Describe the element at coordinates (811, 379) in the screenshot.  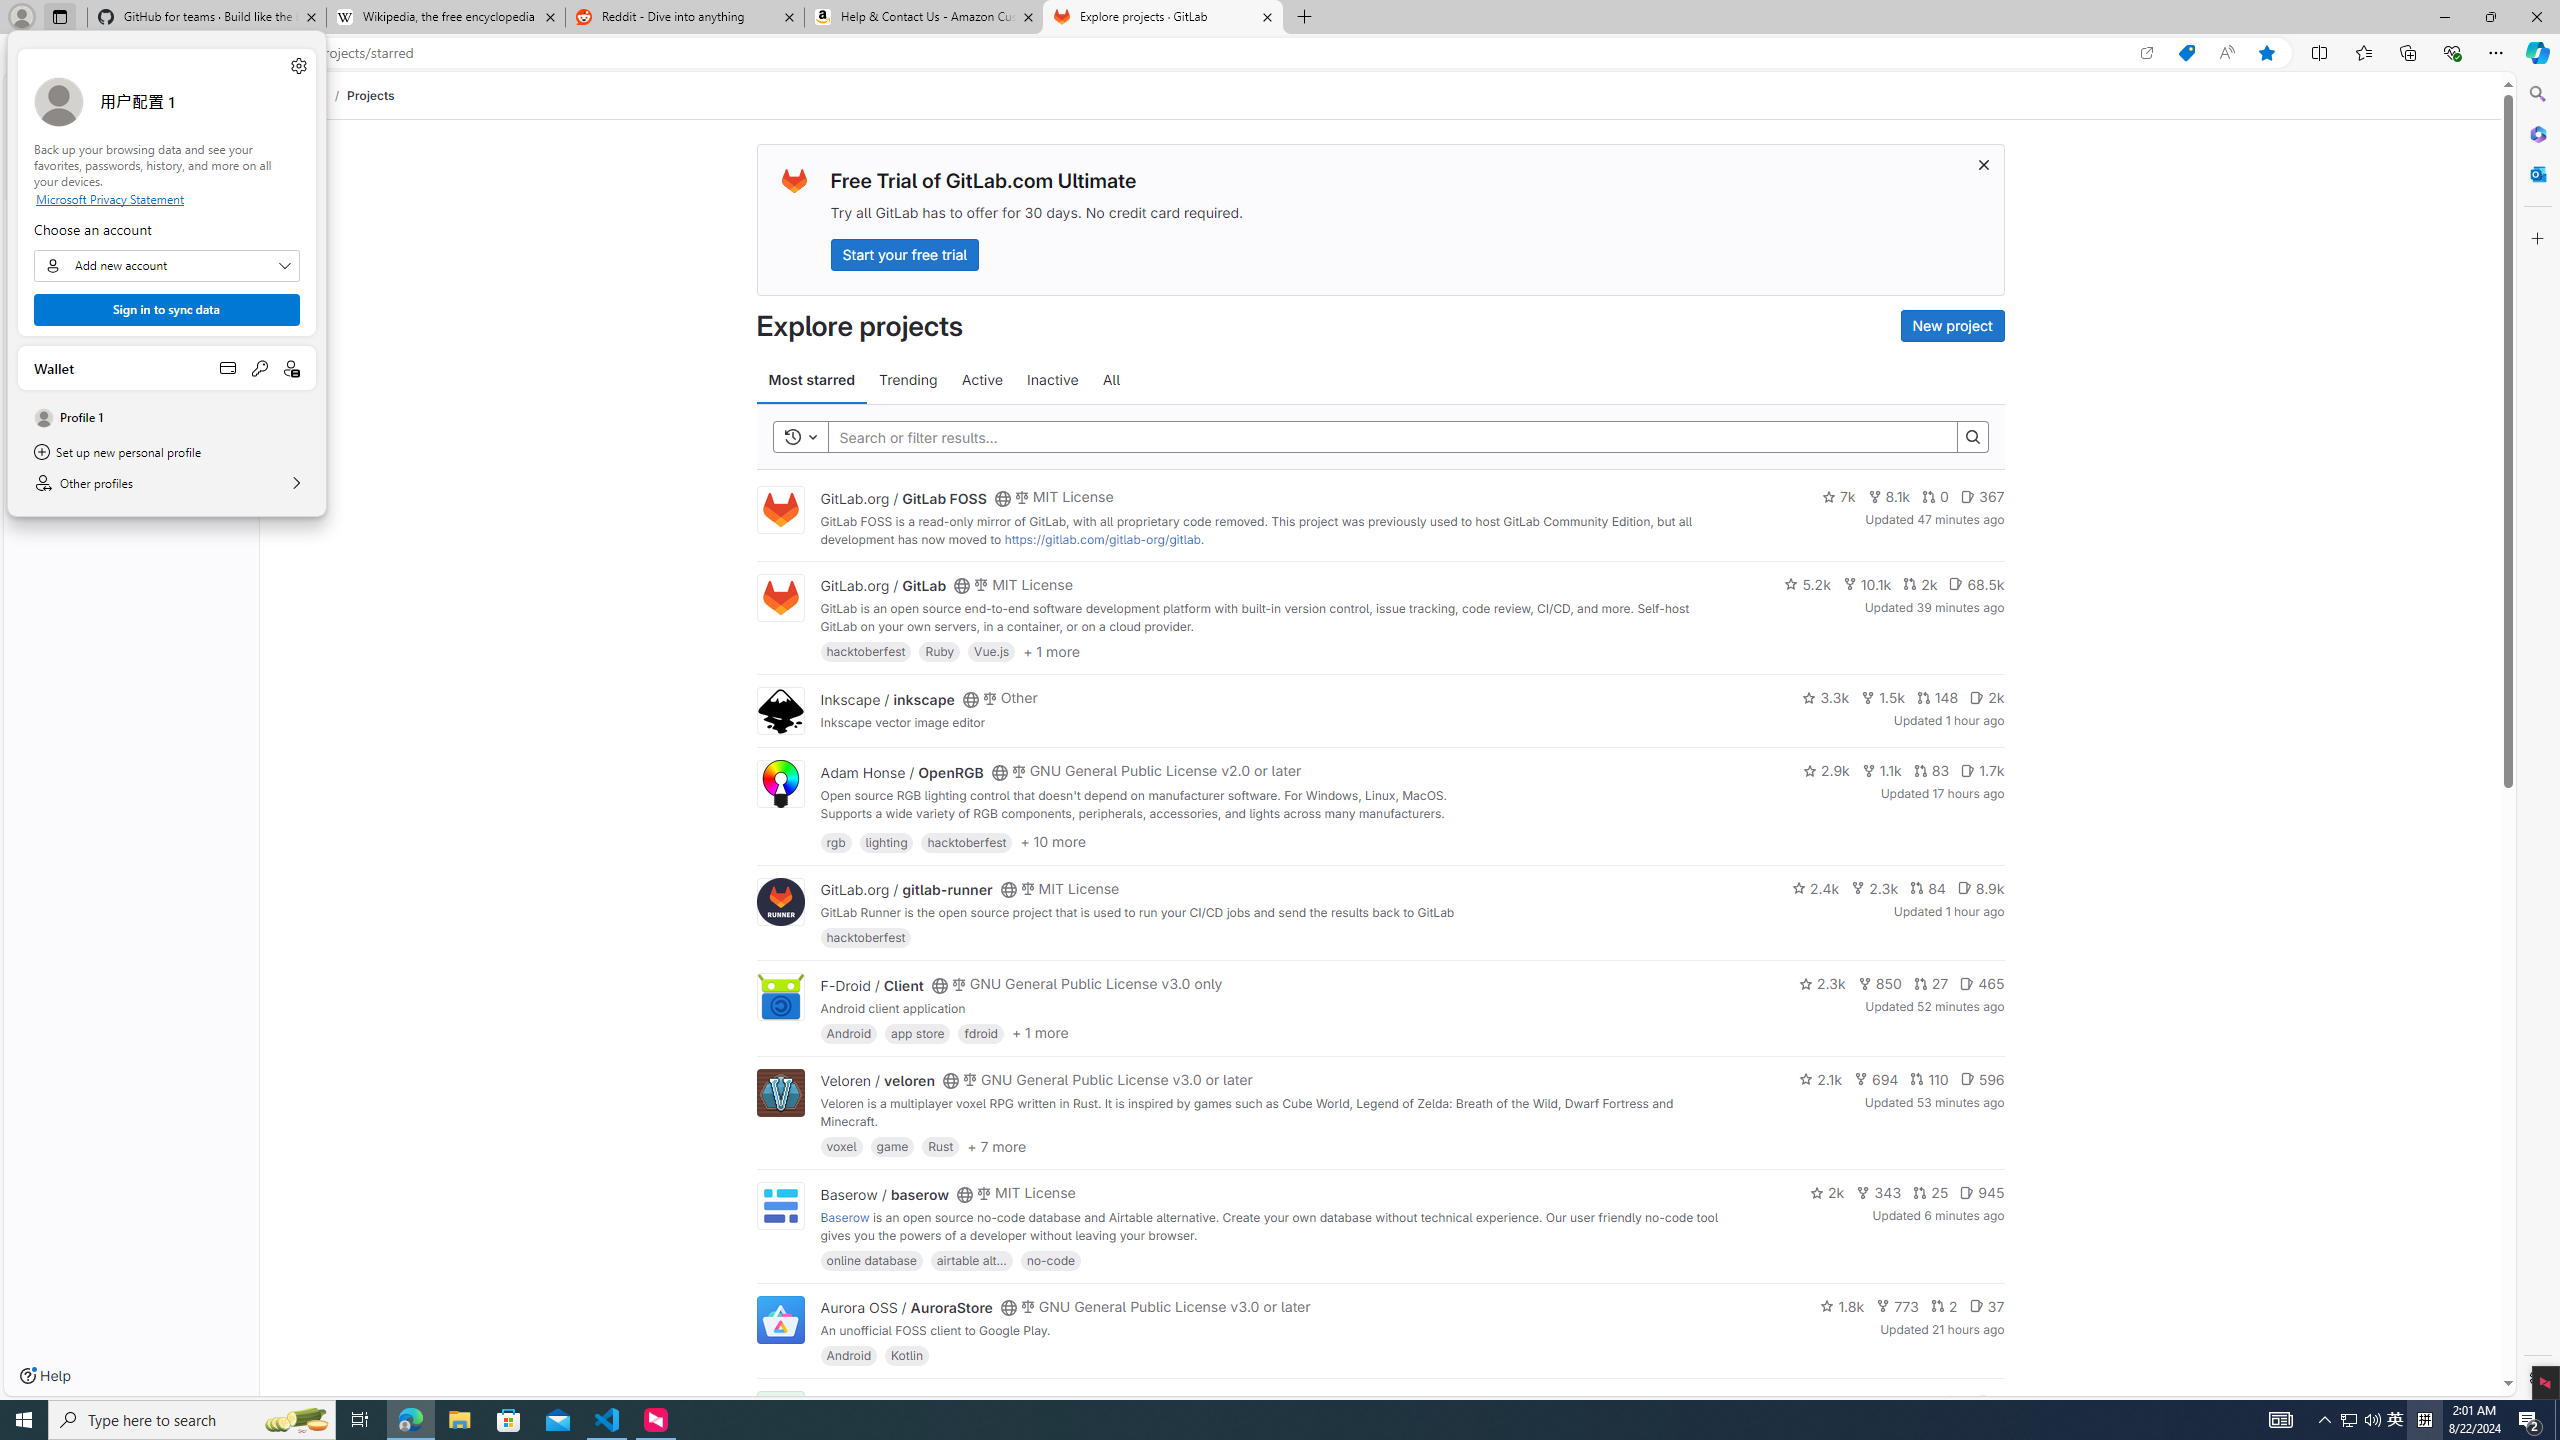
I see `'Most starred'` at that location.